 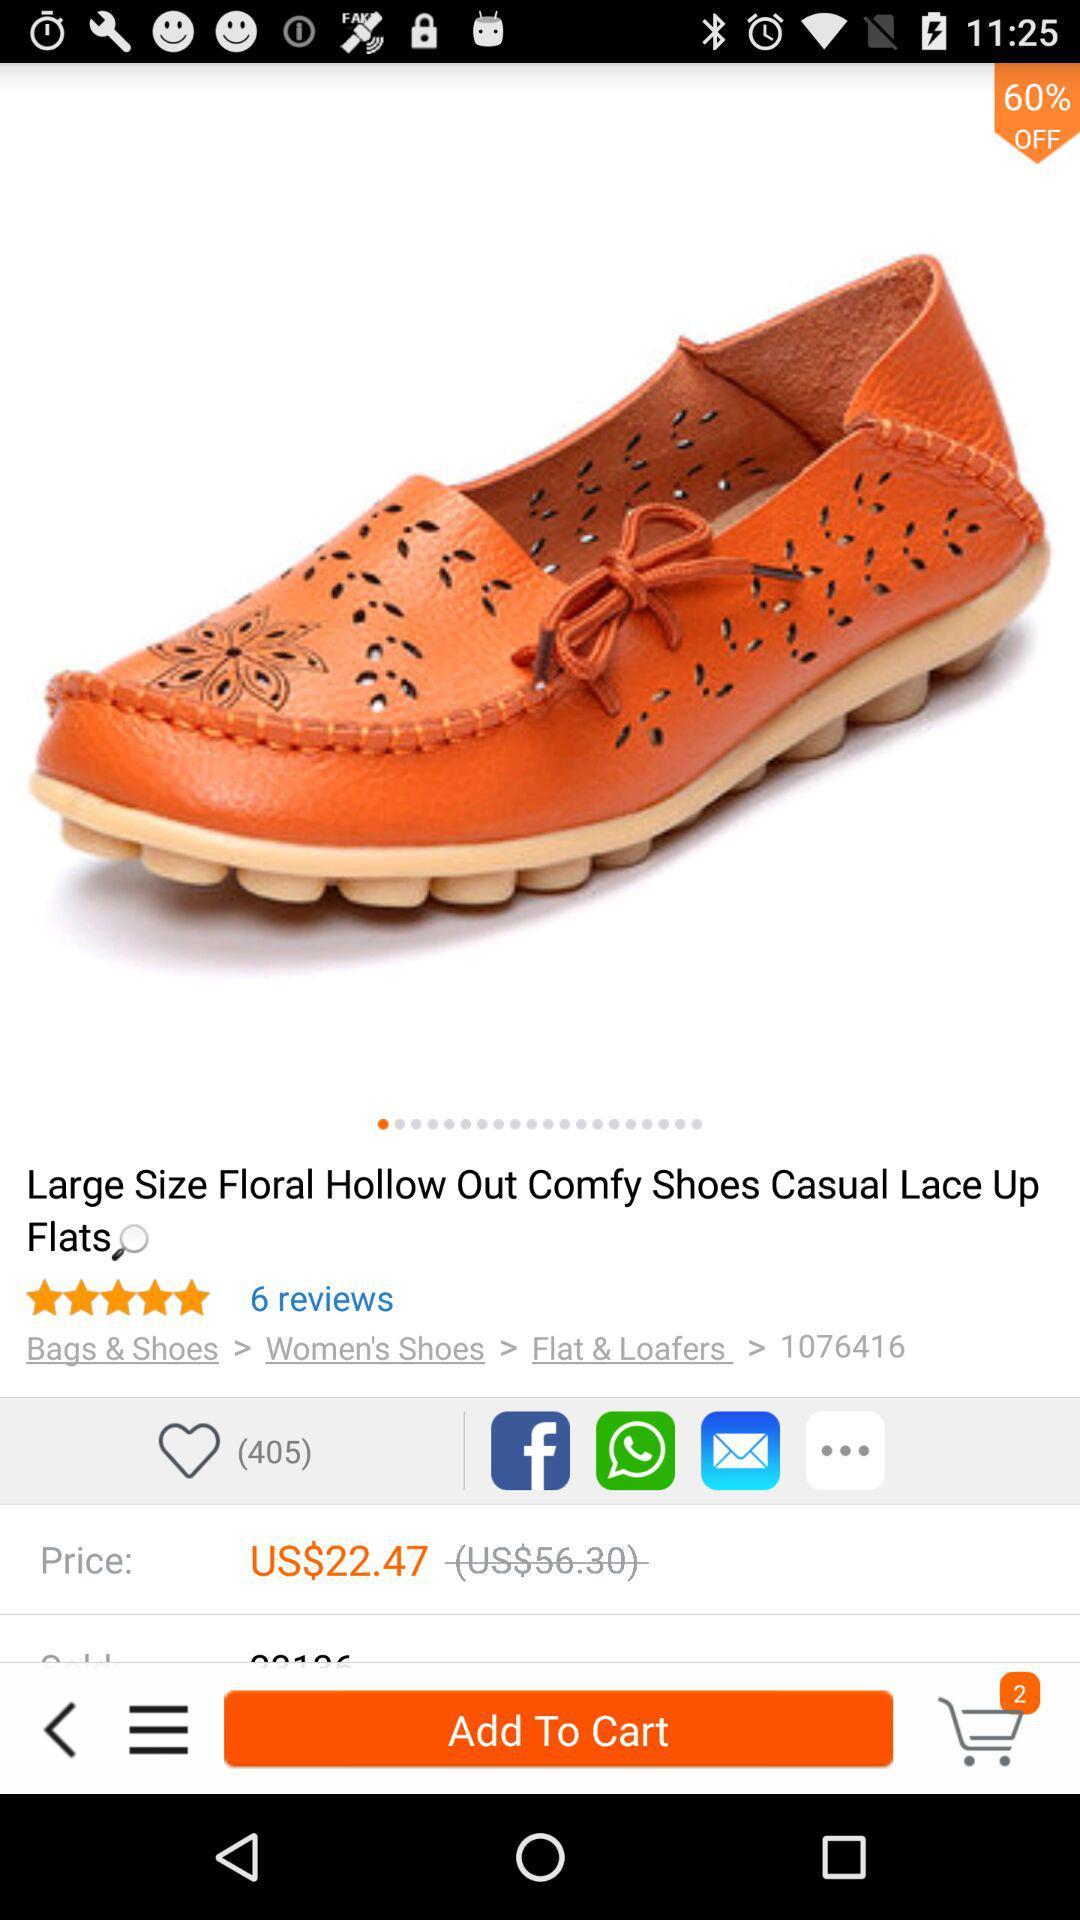 I want to click on go back, so click(x=58, y=1728).